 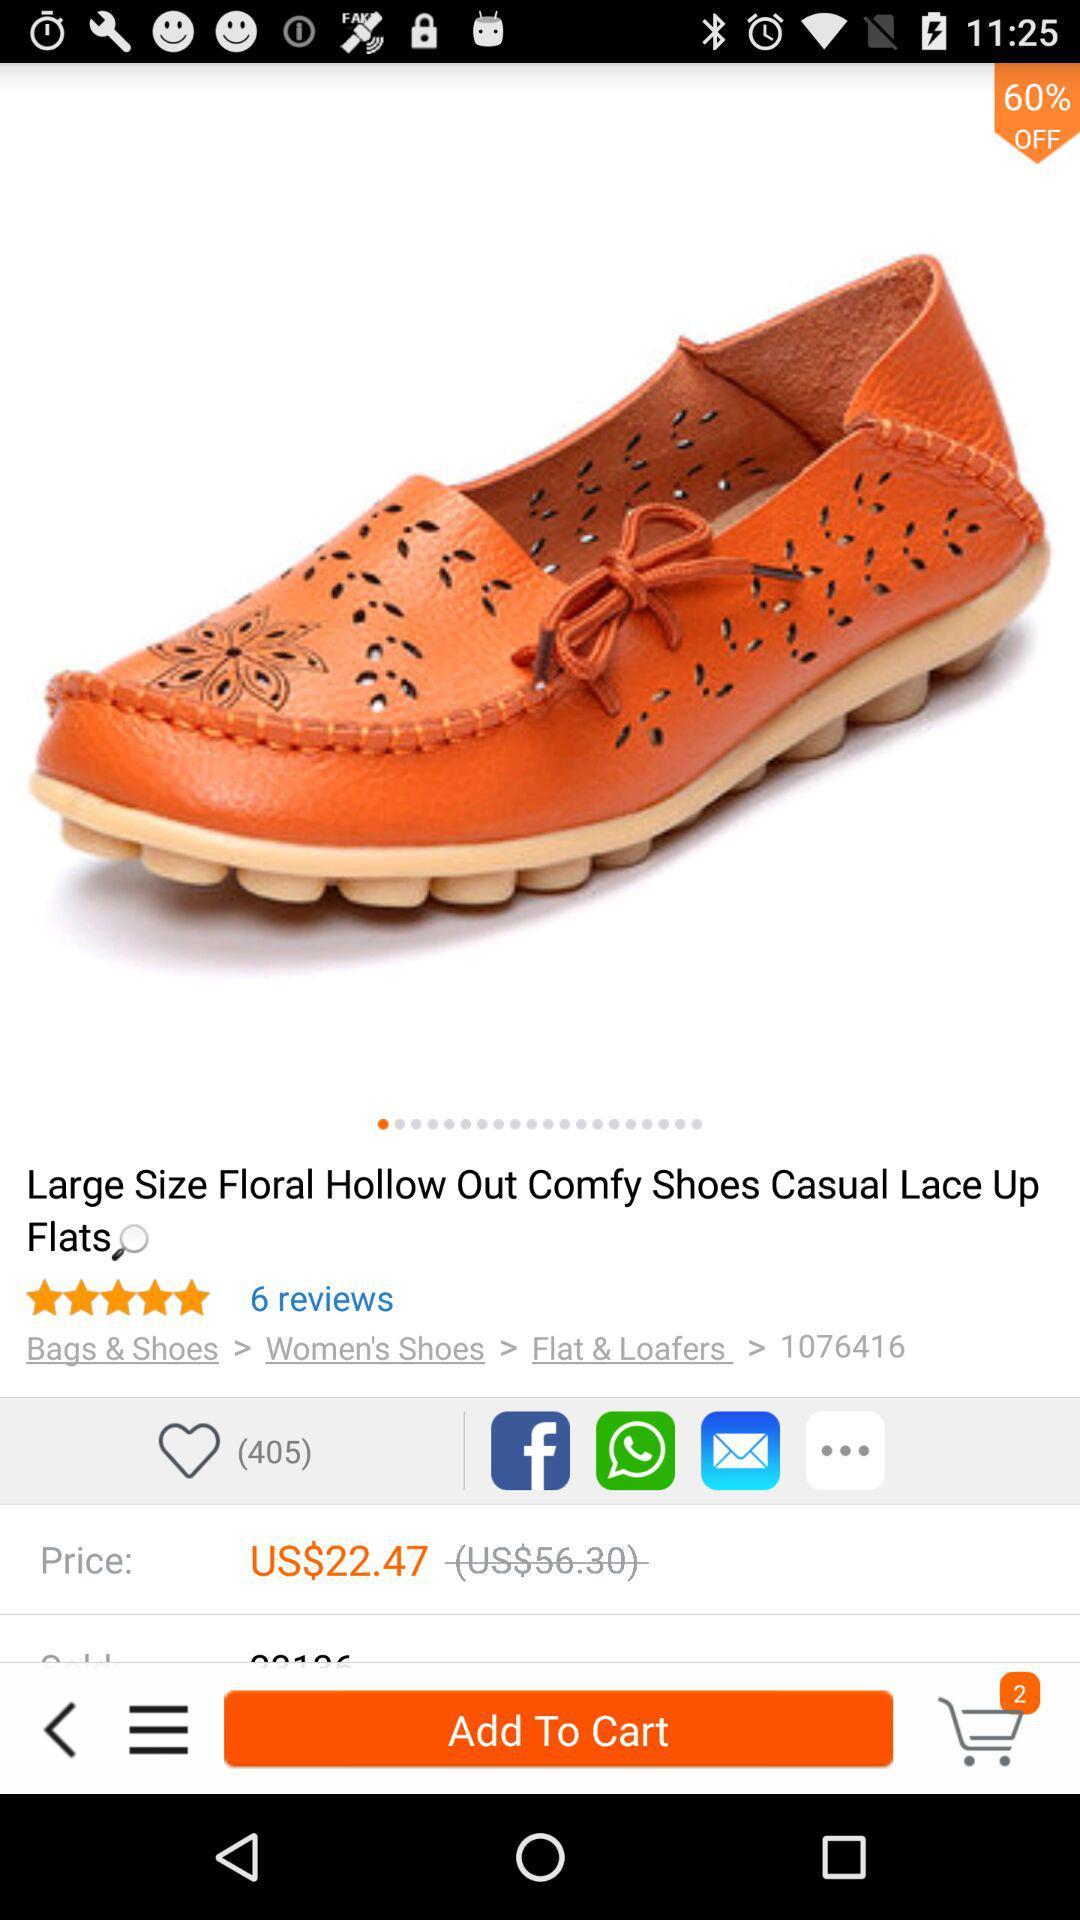 I want to click on go back, so click(x=58, y=1728).